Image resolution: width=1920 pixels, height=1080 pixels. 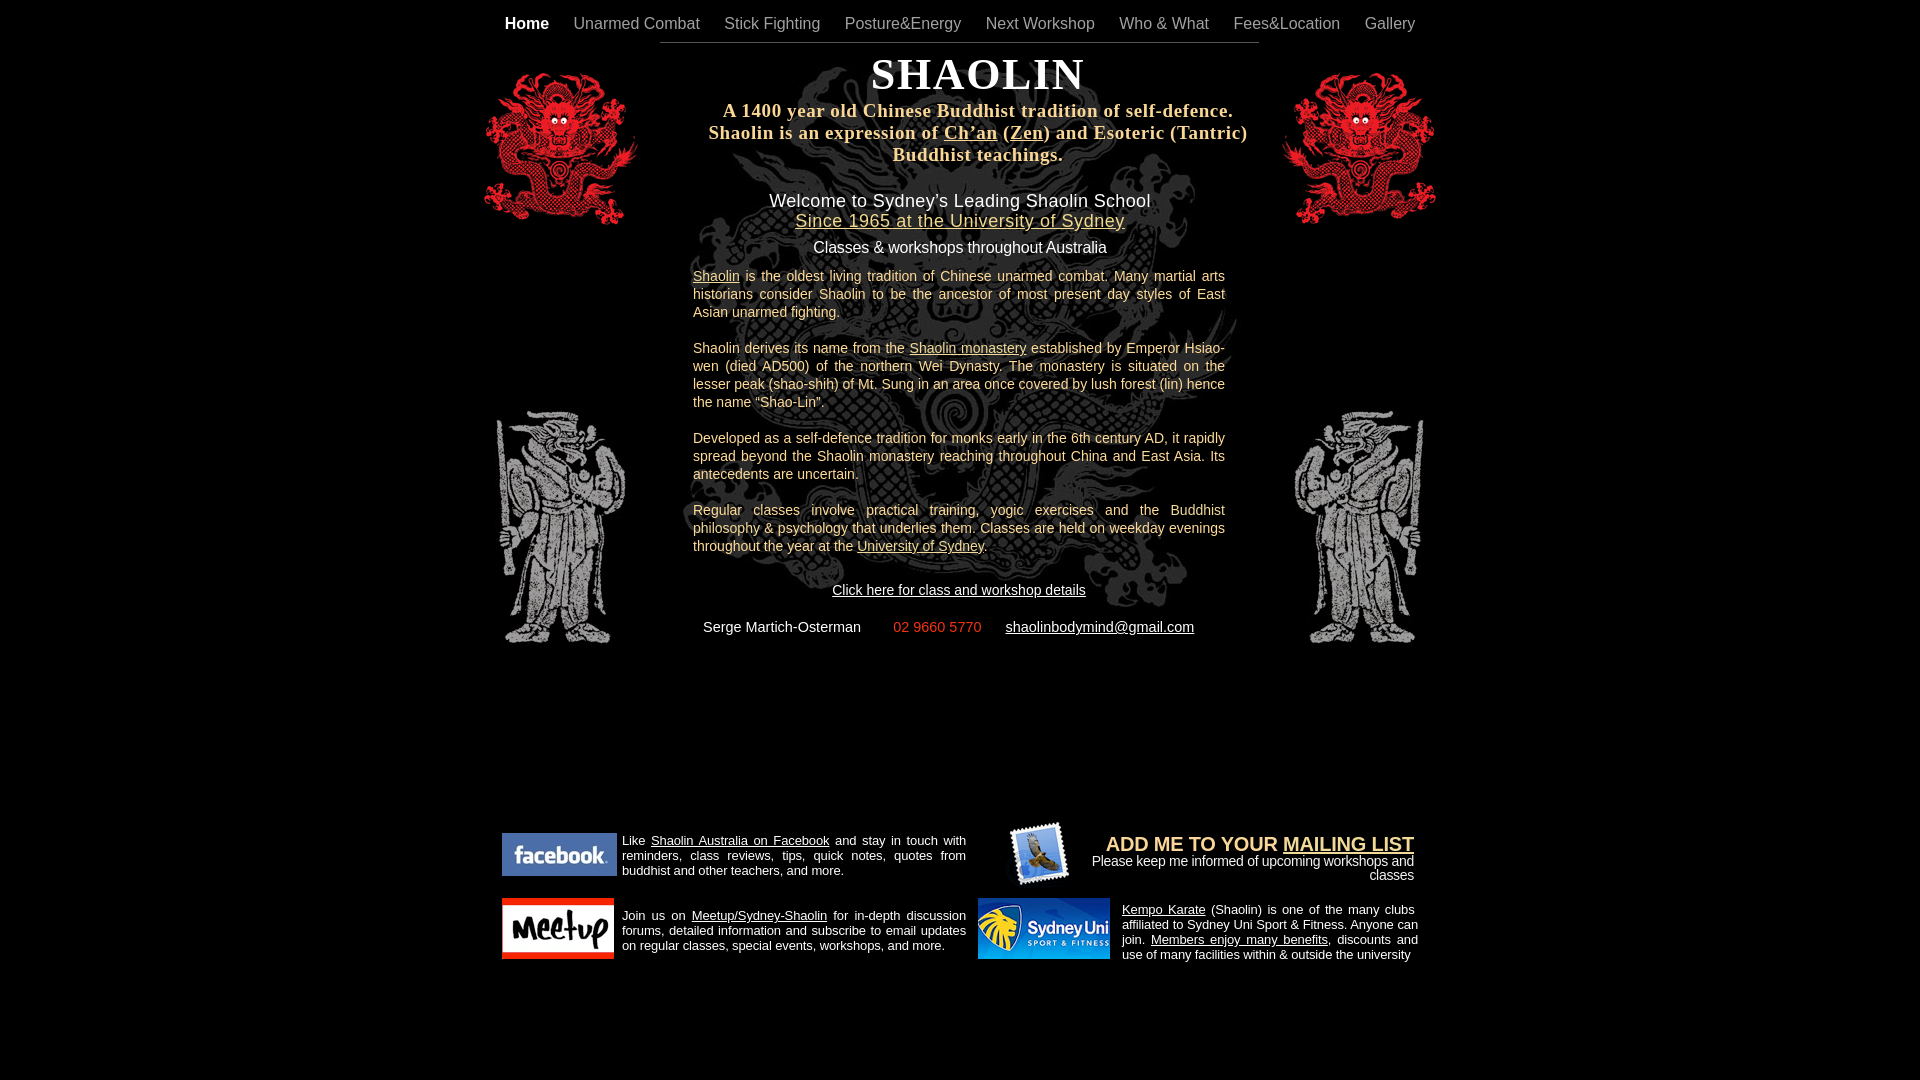 What do you see at coordinates (1117, 23) in the screenshot?
I see `'Who & What'` at bounding box center [1117, 23].